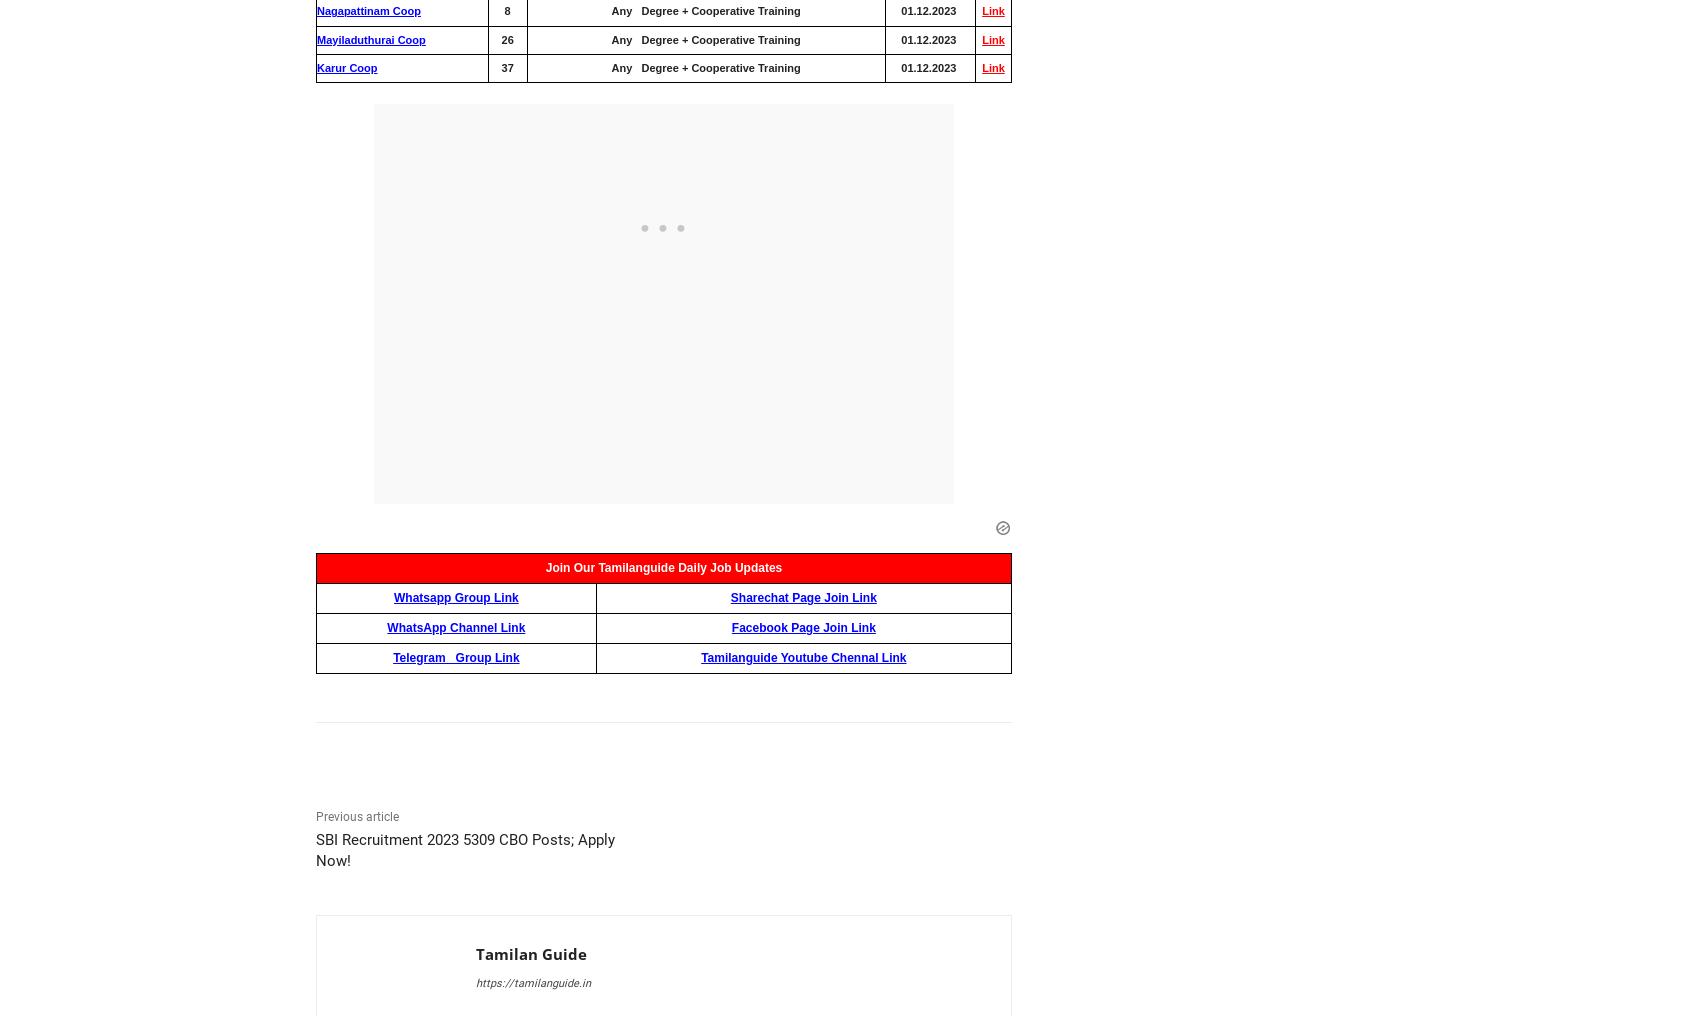 This screenshot has height=1016, width=1700. Describe the element at coordinates (802, 626) in the screenshot. I see `'Facebook Page Join Link'` at that location.